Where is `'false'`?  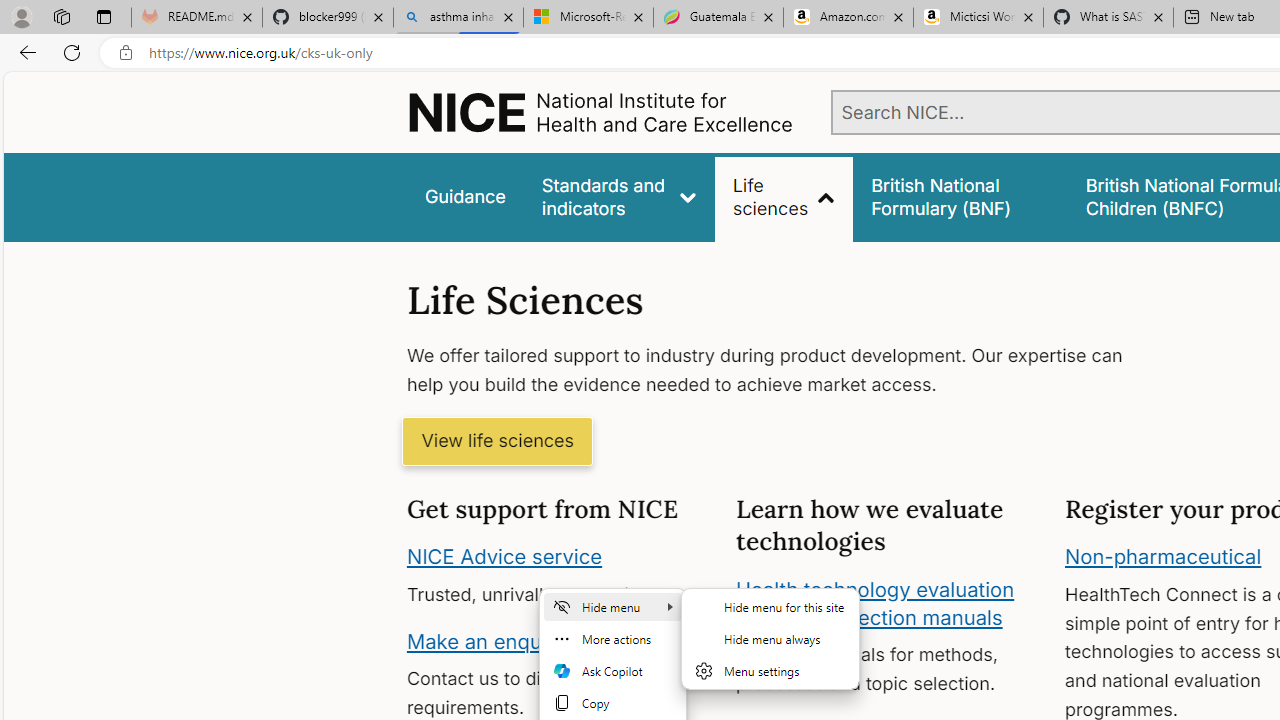 'false' is located at coordinates (960, 197).